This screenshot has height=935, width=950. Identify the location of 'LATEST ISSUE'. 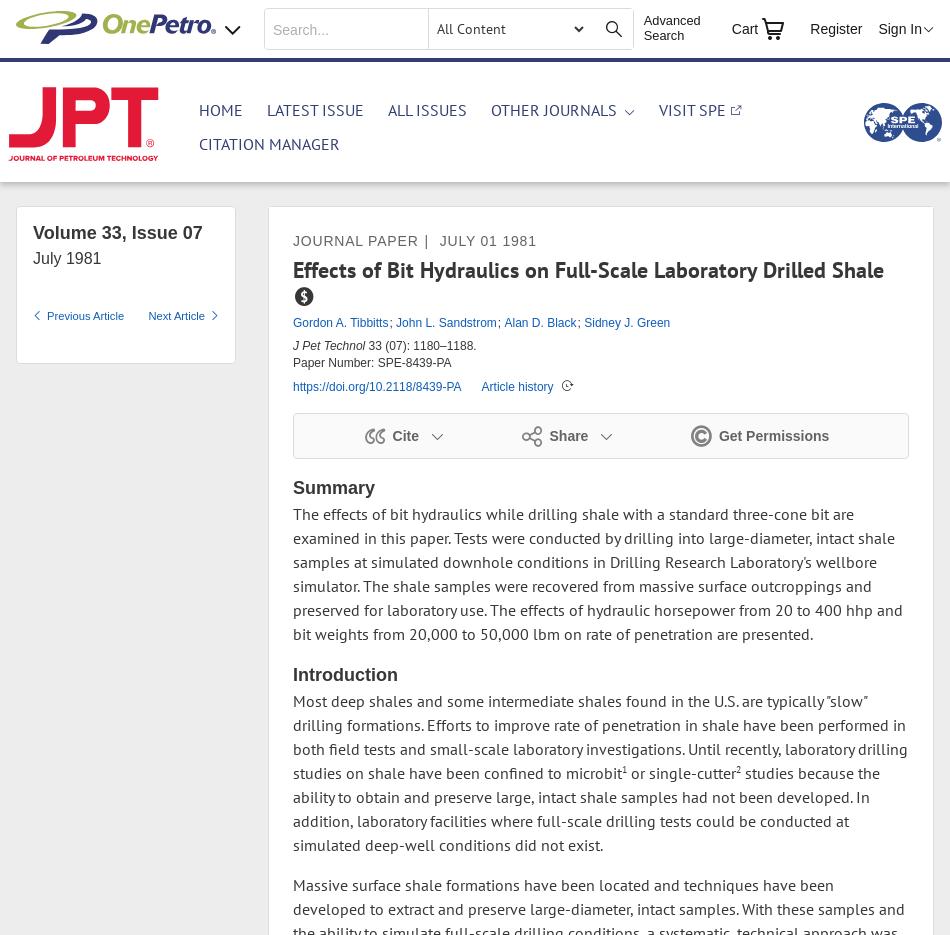
(314, 108).